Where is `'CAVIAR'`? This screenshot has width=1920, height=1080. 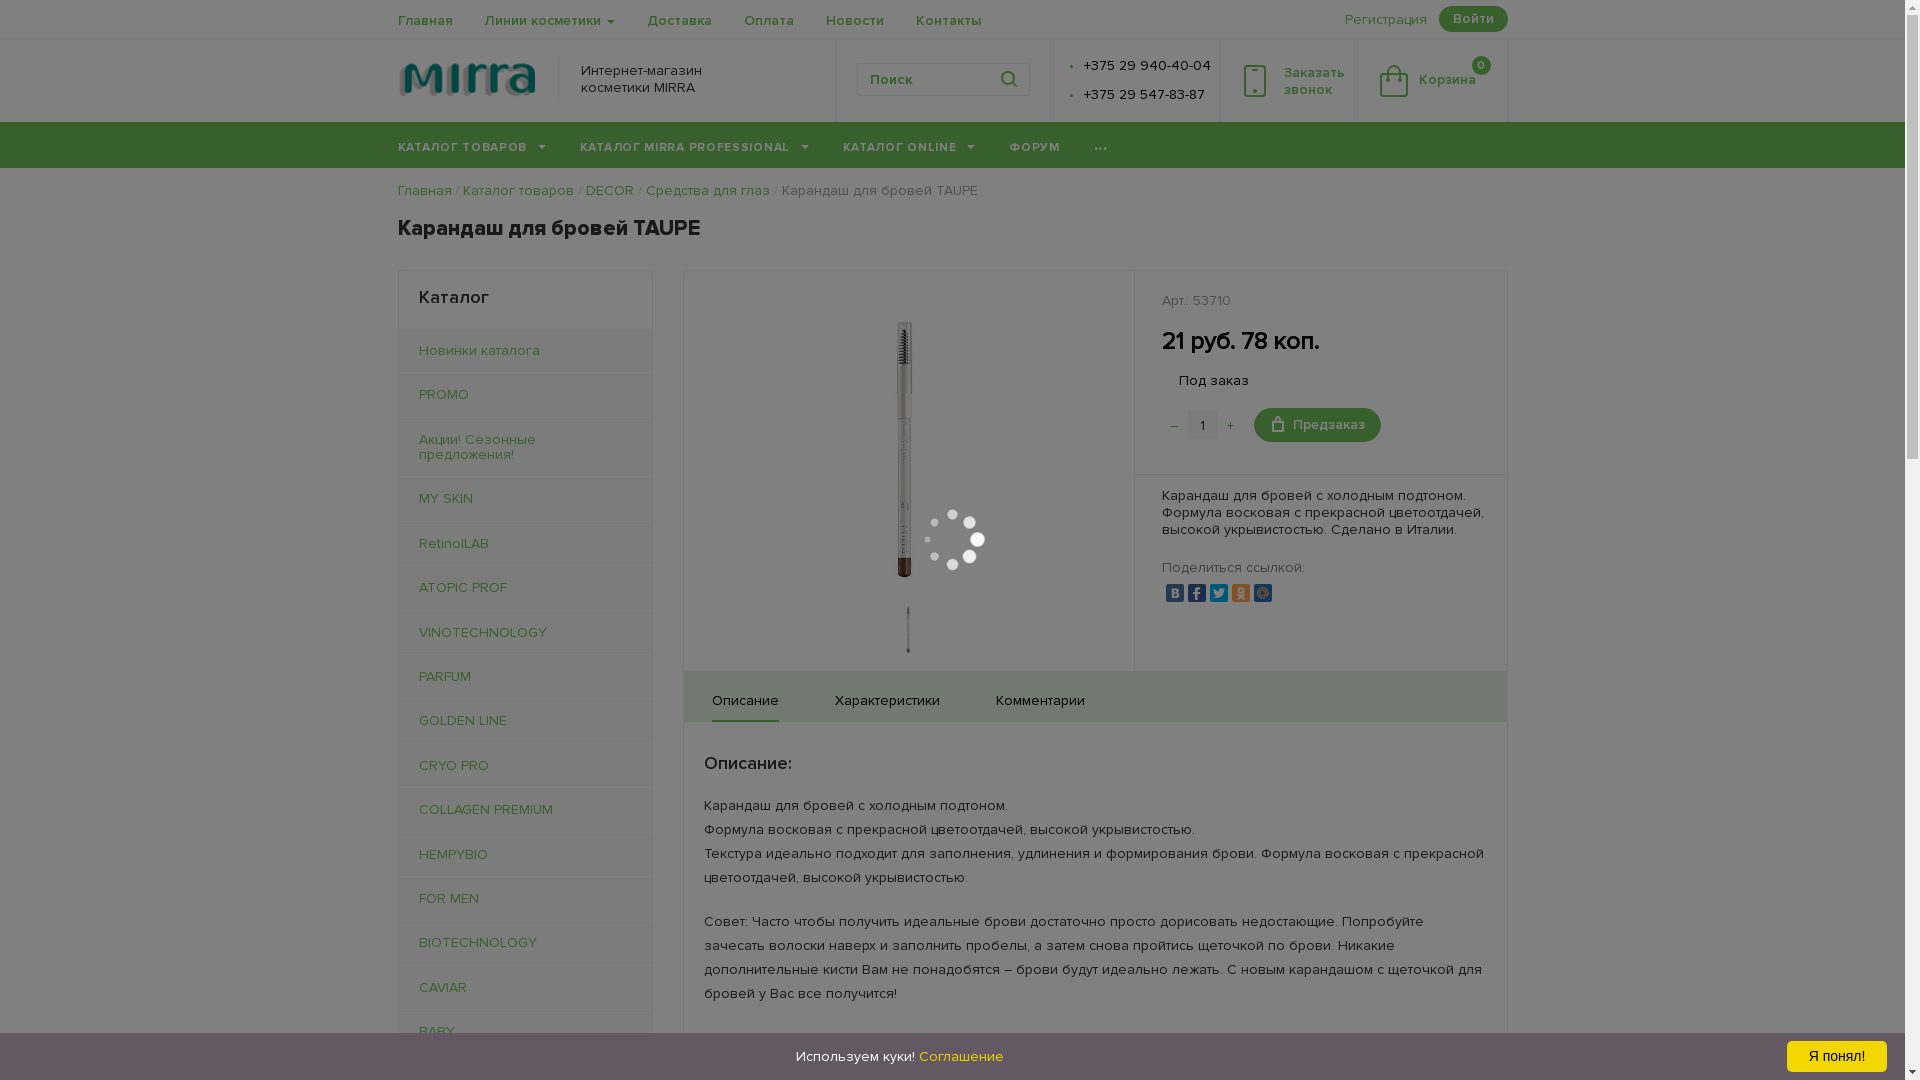 'CAVIAR' is located at coordinates (398, 986).